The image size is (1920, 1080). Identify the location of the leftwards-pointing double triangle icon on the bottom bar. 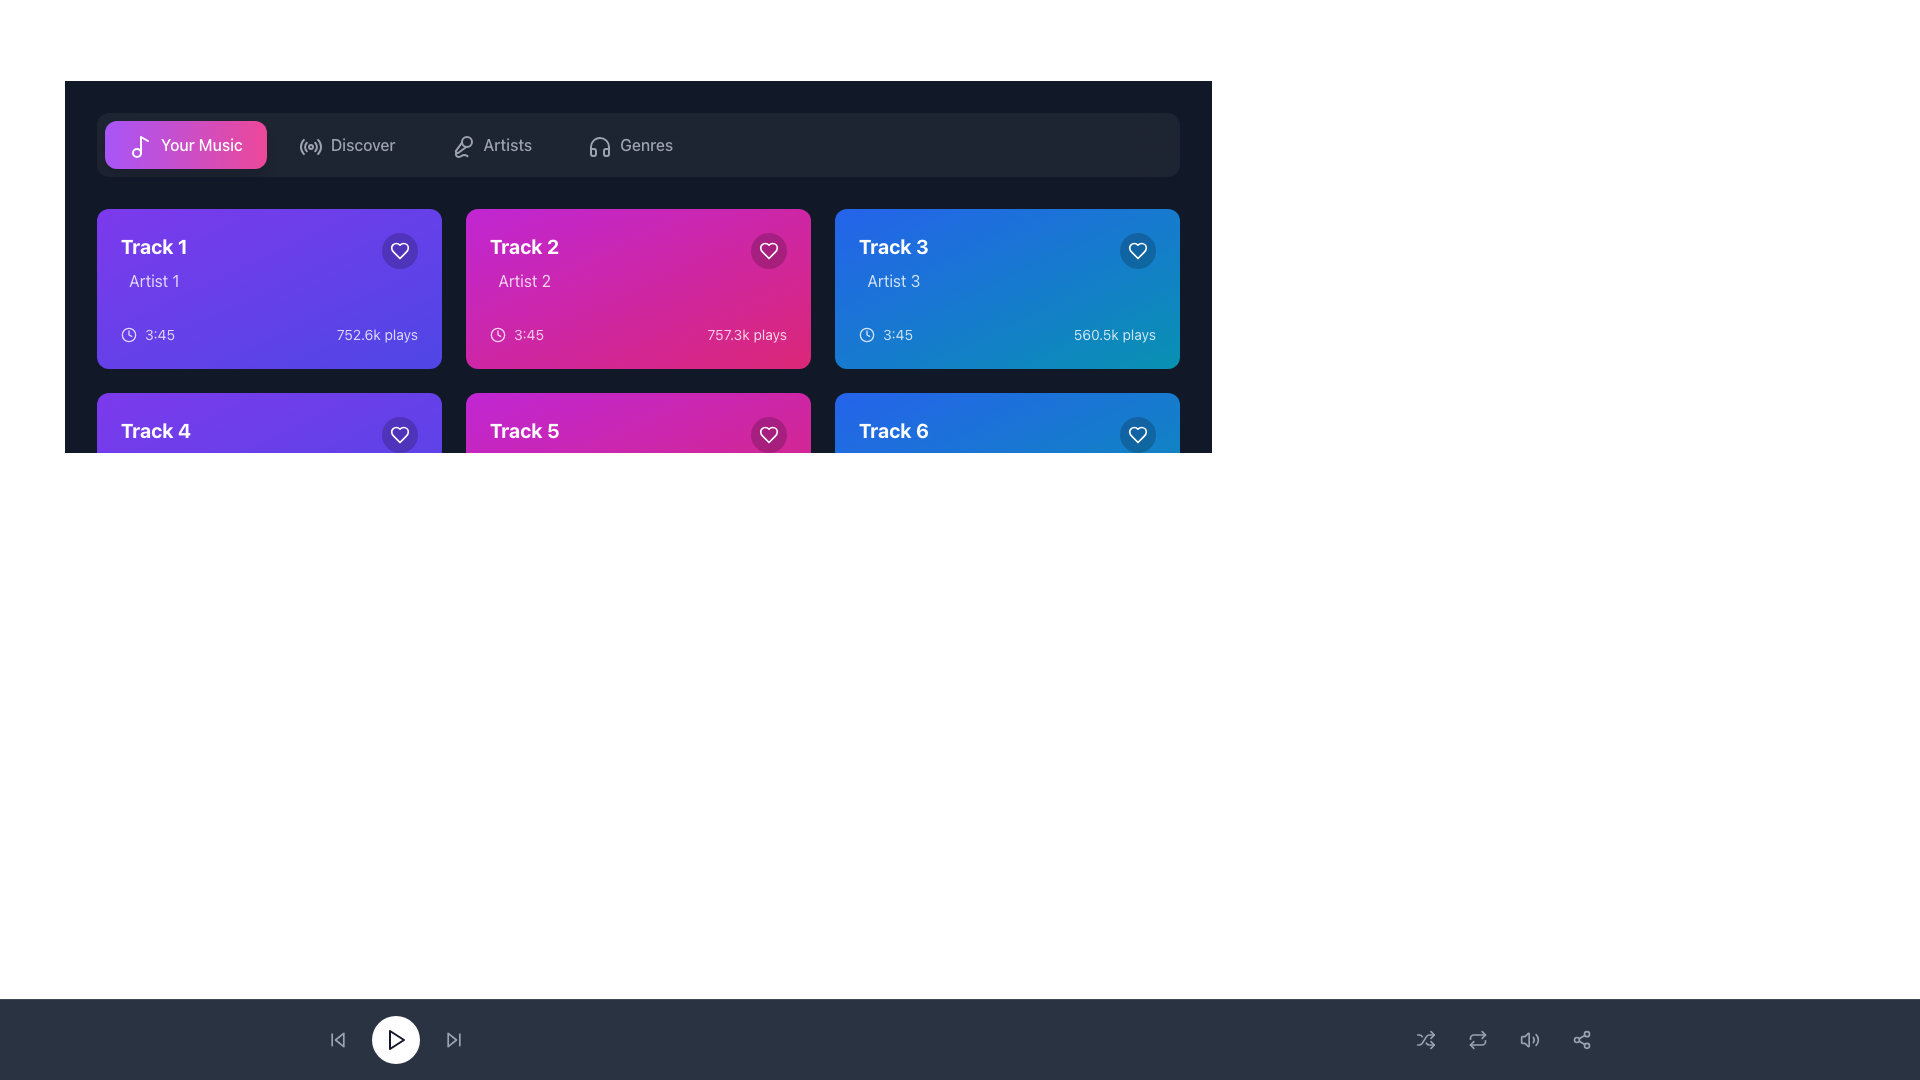
(337, 1039).